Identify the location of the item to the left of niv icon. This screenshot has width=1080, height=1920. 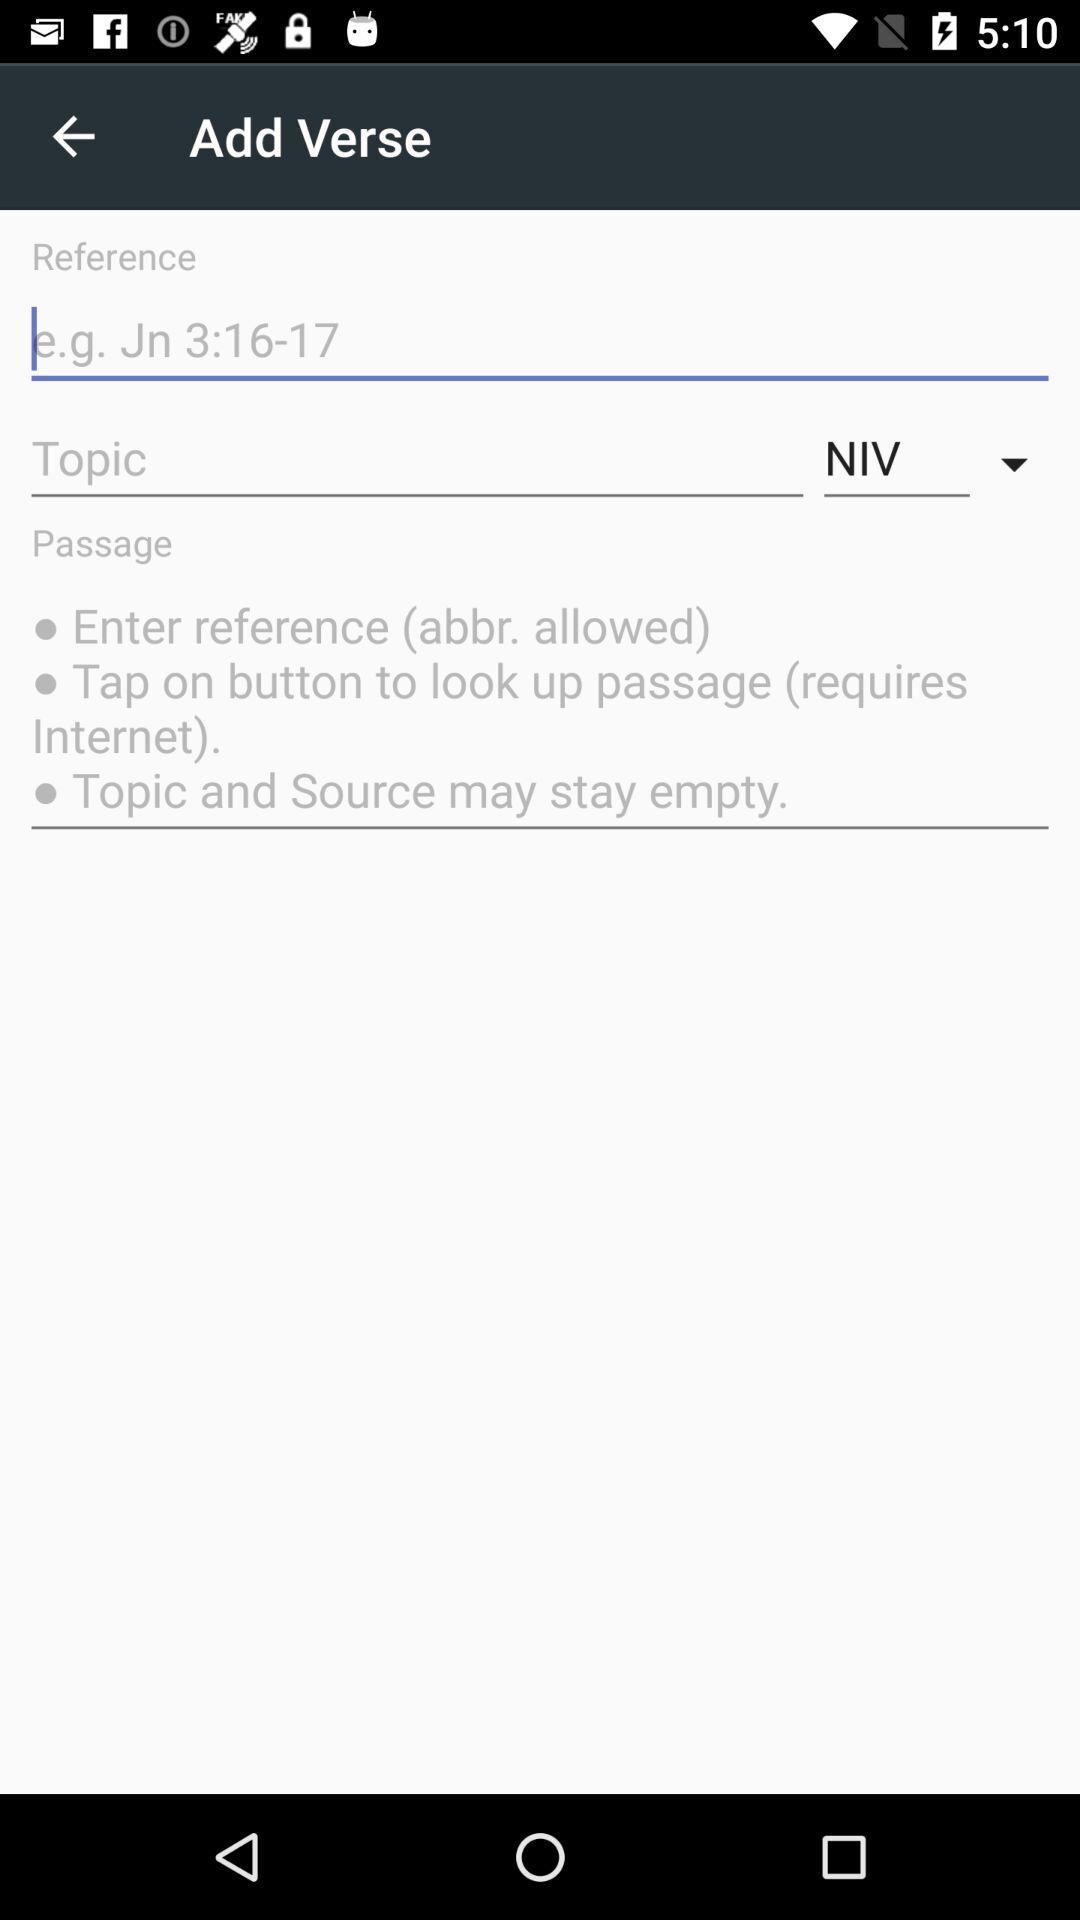
(416, 457).